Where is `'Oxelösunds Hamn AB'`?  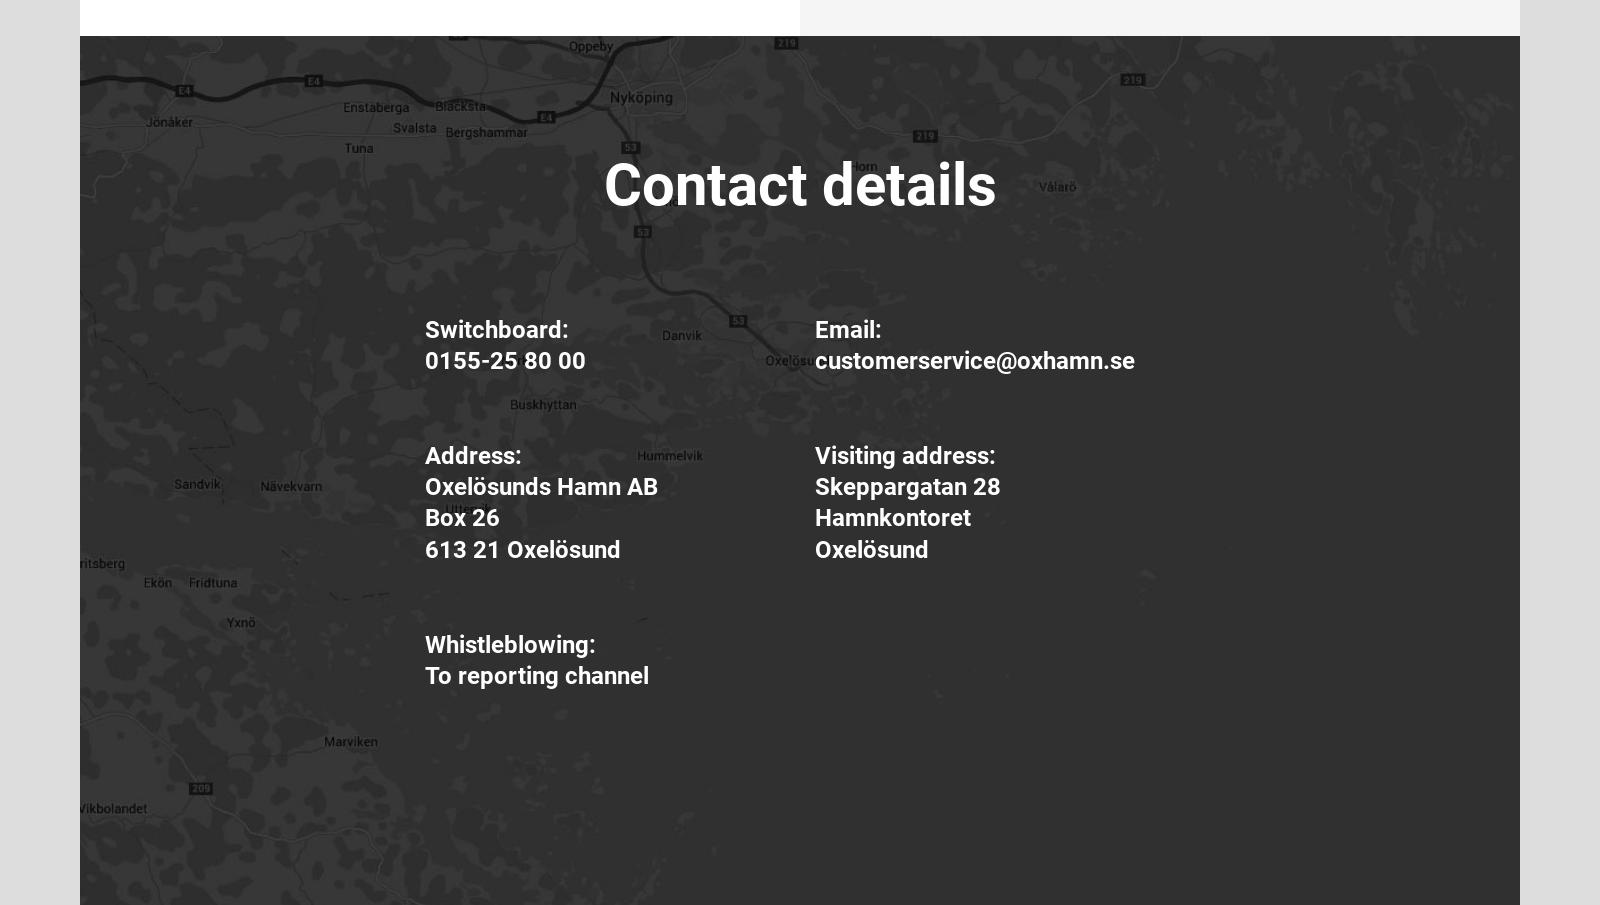
'Oxelösunds Hamn AB' is located at coordinates (423, 486).